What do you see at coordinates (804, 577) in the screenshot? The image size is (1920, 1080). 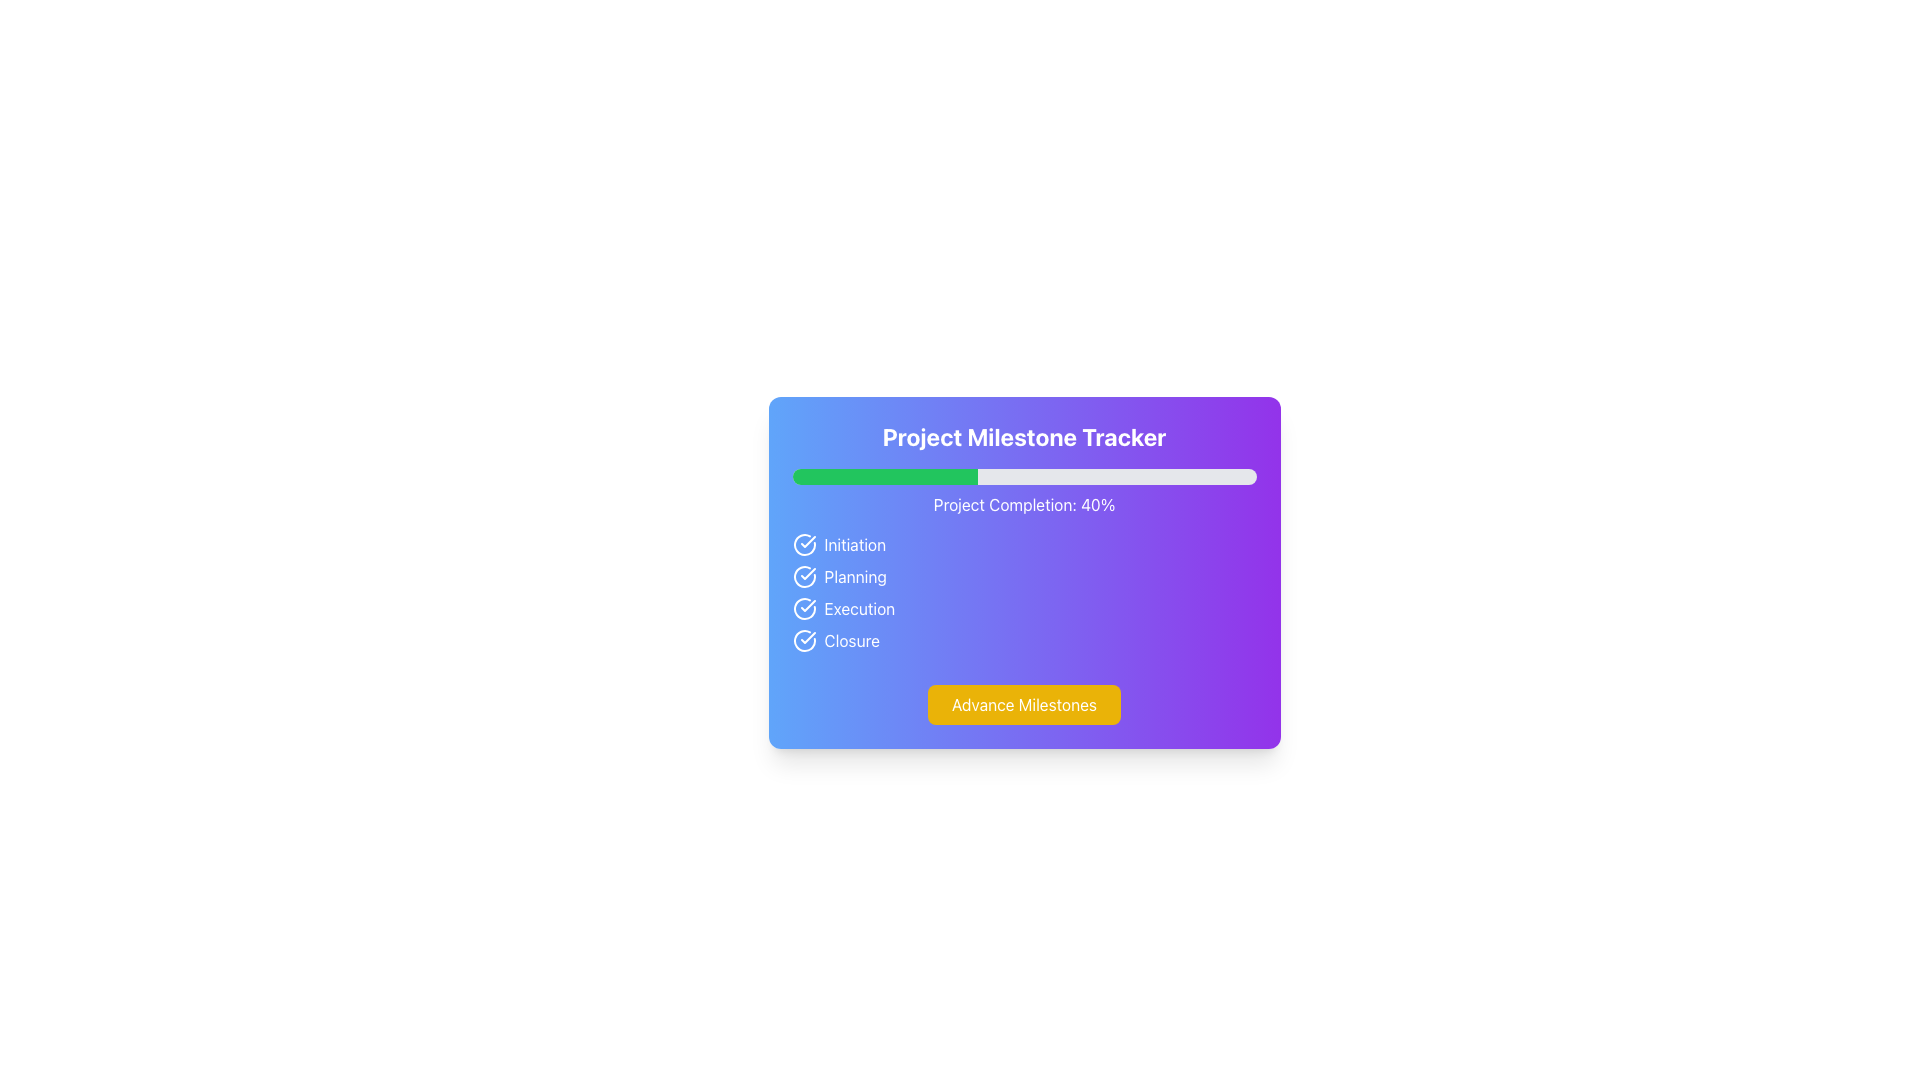 I see `the circular checkmark icon representing the status of the 'Planning' milestone located in the second row of list items` at bounding box center [804, 577].